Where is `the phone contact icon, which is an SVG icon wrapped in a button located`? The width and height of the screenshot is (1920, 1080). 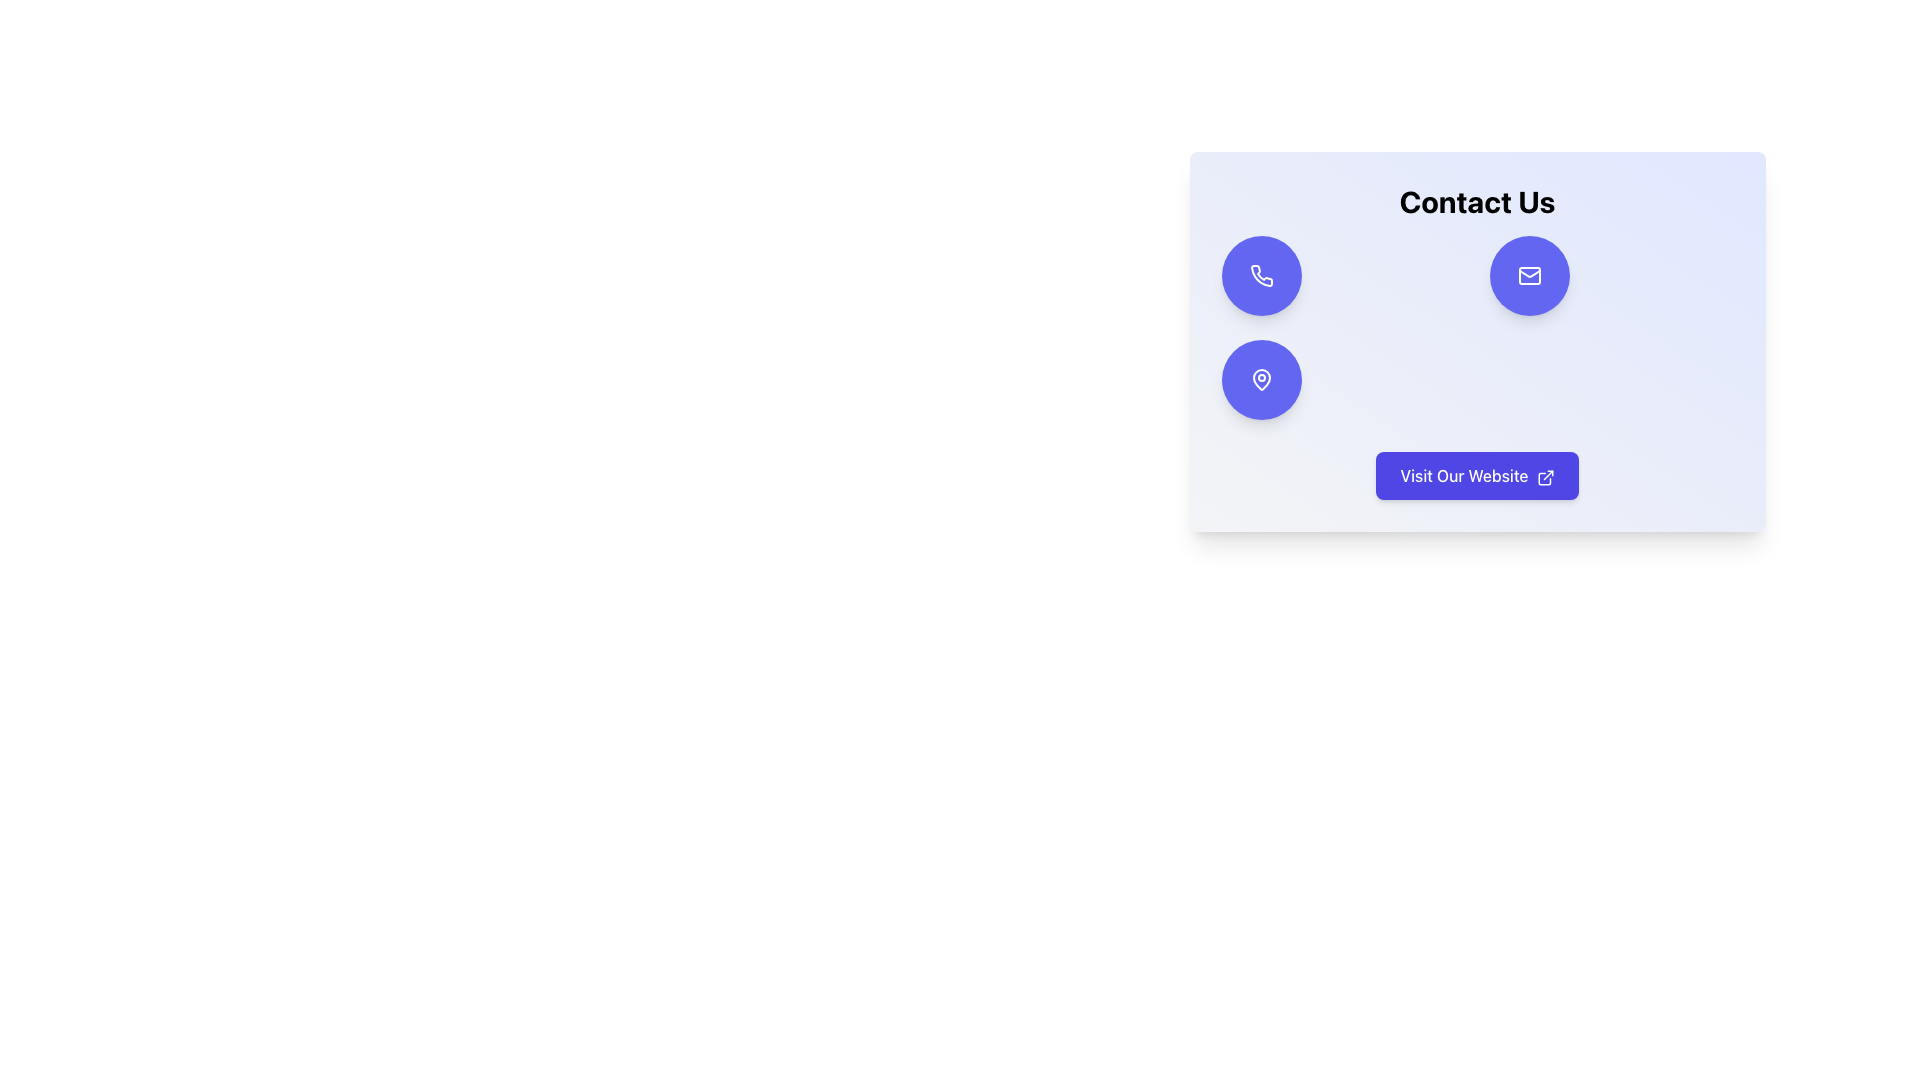 the phone contact icon, which is an SVG icon wrapped in a button located is located at coordinates (1260, 275).